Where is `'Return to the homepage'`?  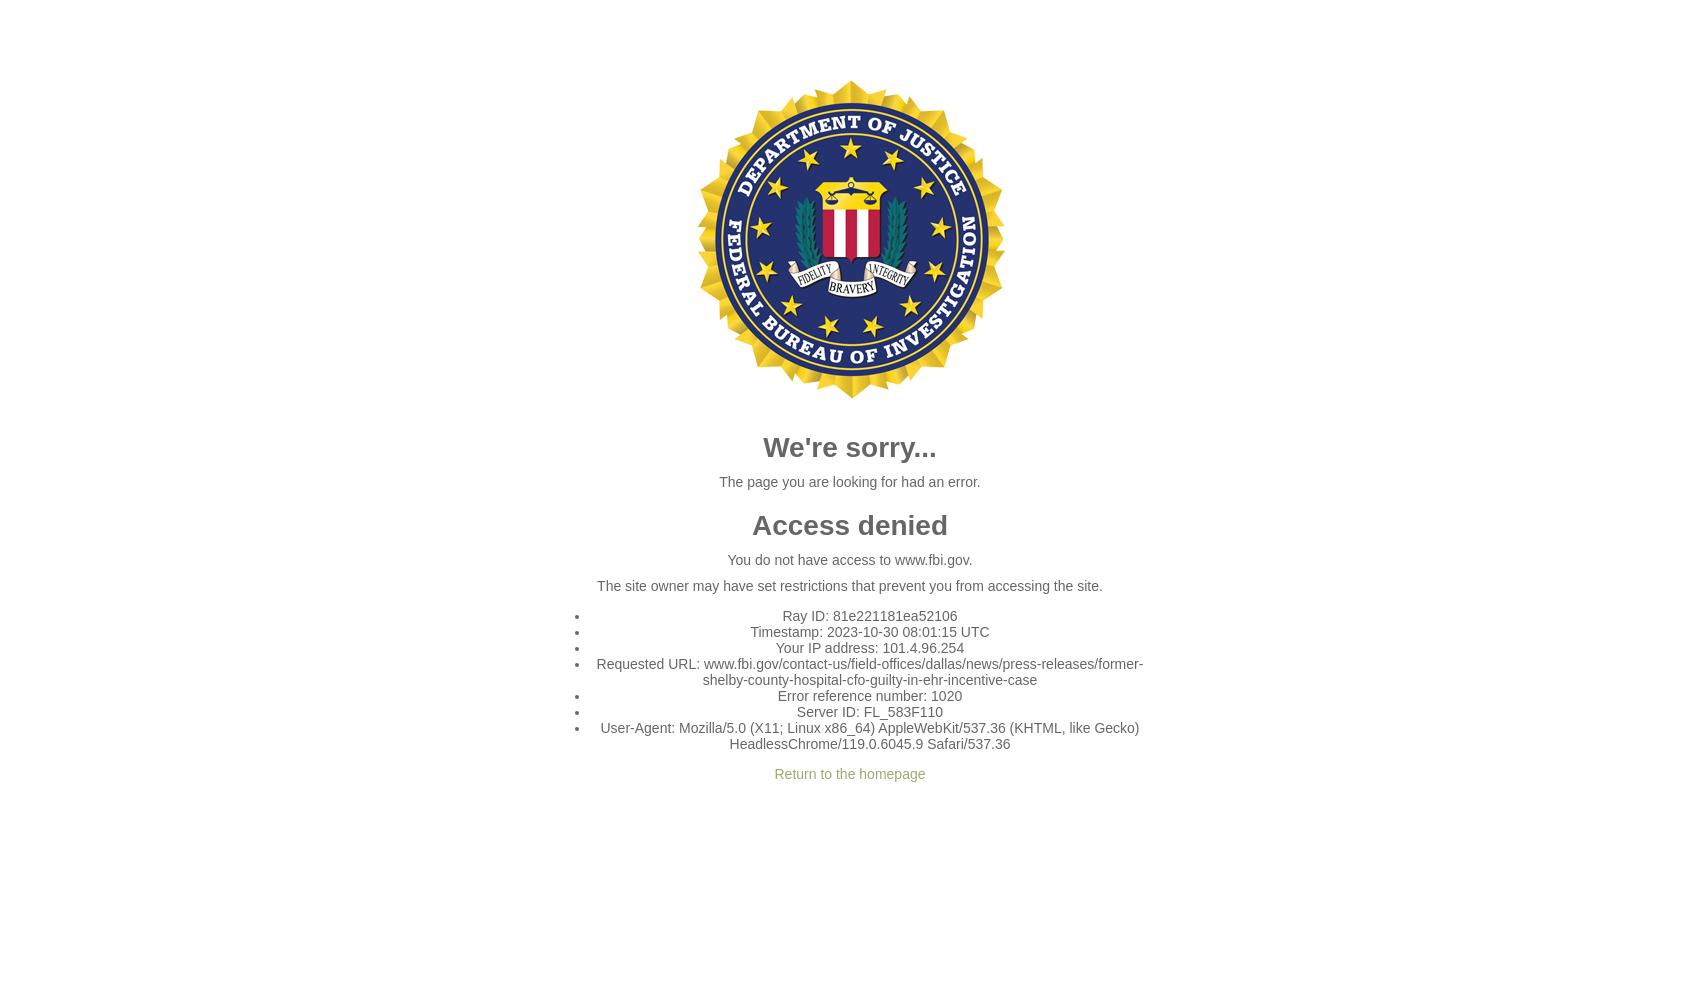
'Return to the homepage' is located at coordinates (848, 774).